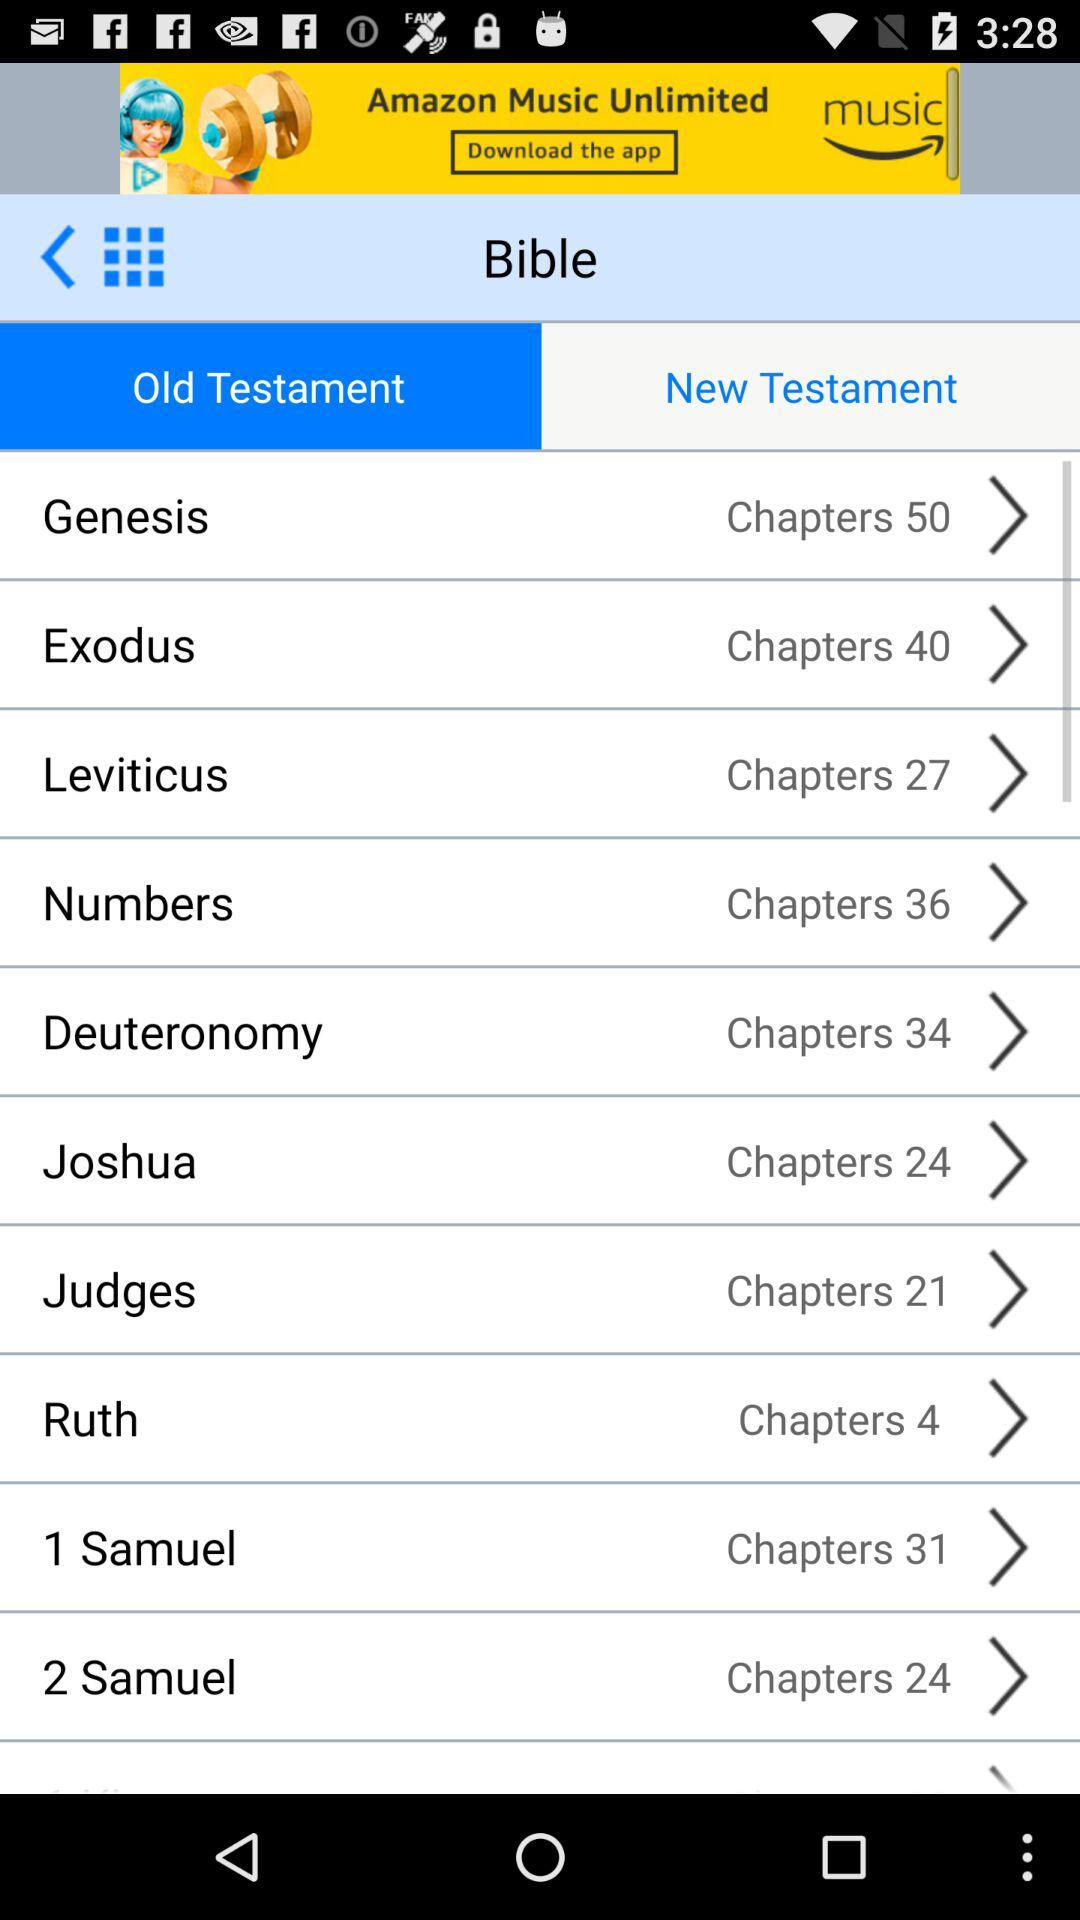 This screenshot has height=1920, width=1080. Describe the element at coordinates (56, 255) in the screenshot. I see `go back` at that location.